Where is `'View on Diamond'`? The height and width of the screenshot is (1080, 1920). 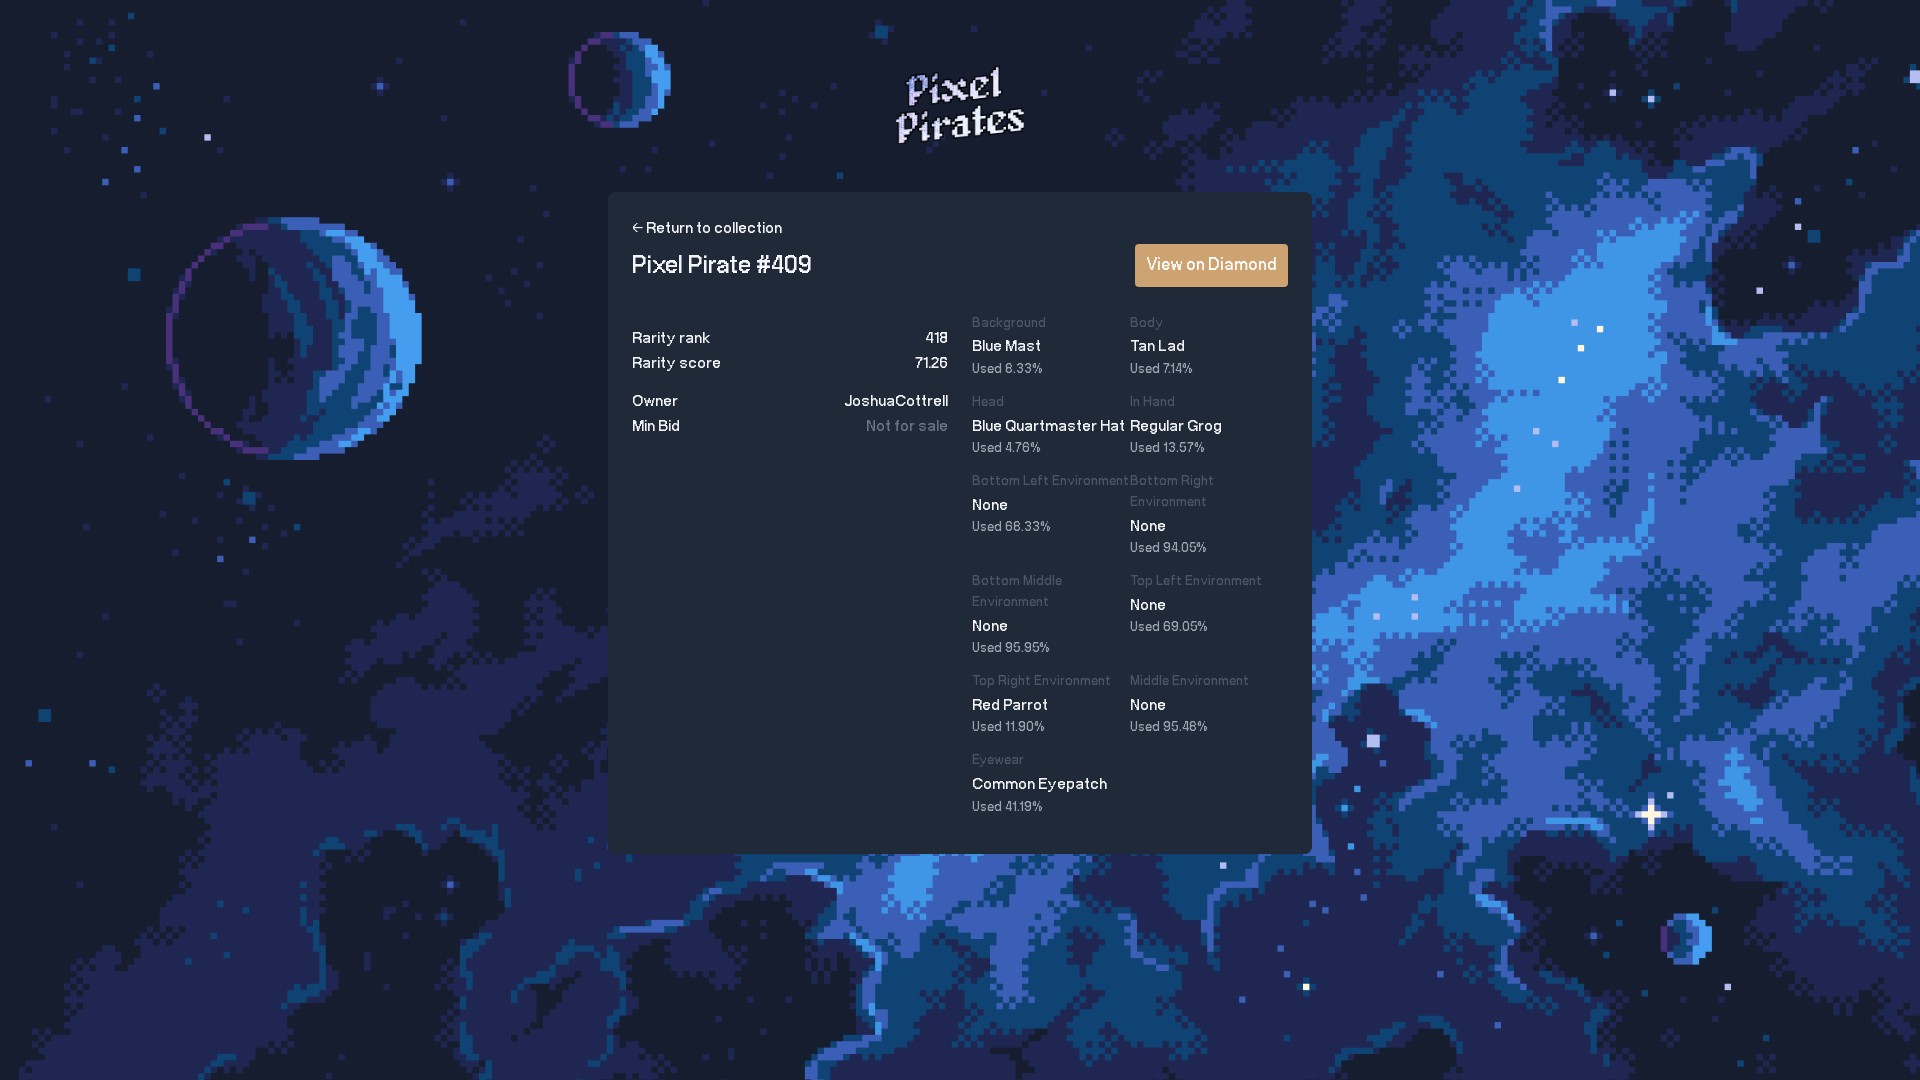 'View on Diamond' is located at coordinates (1134, 264).